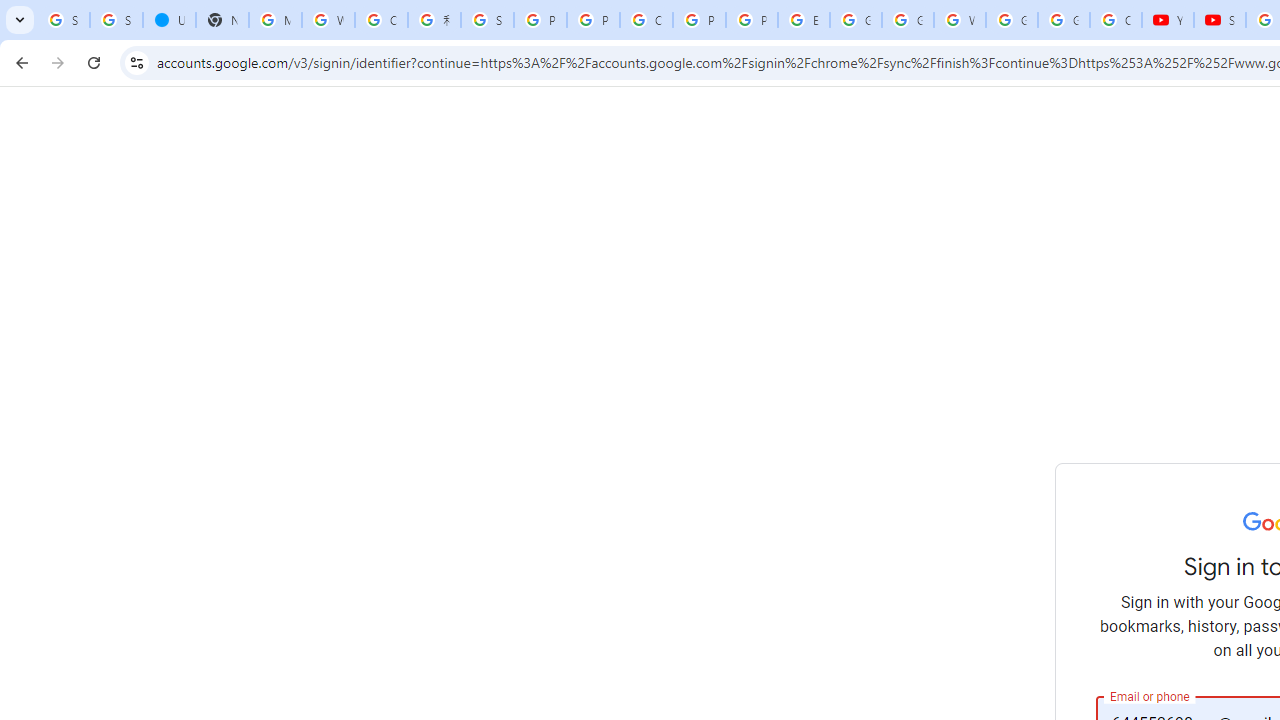 This screenshot has width=1280, height=720. I want to click on 'New Tab', so click(222, 20).